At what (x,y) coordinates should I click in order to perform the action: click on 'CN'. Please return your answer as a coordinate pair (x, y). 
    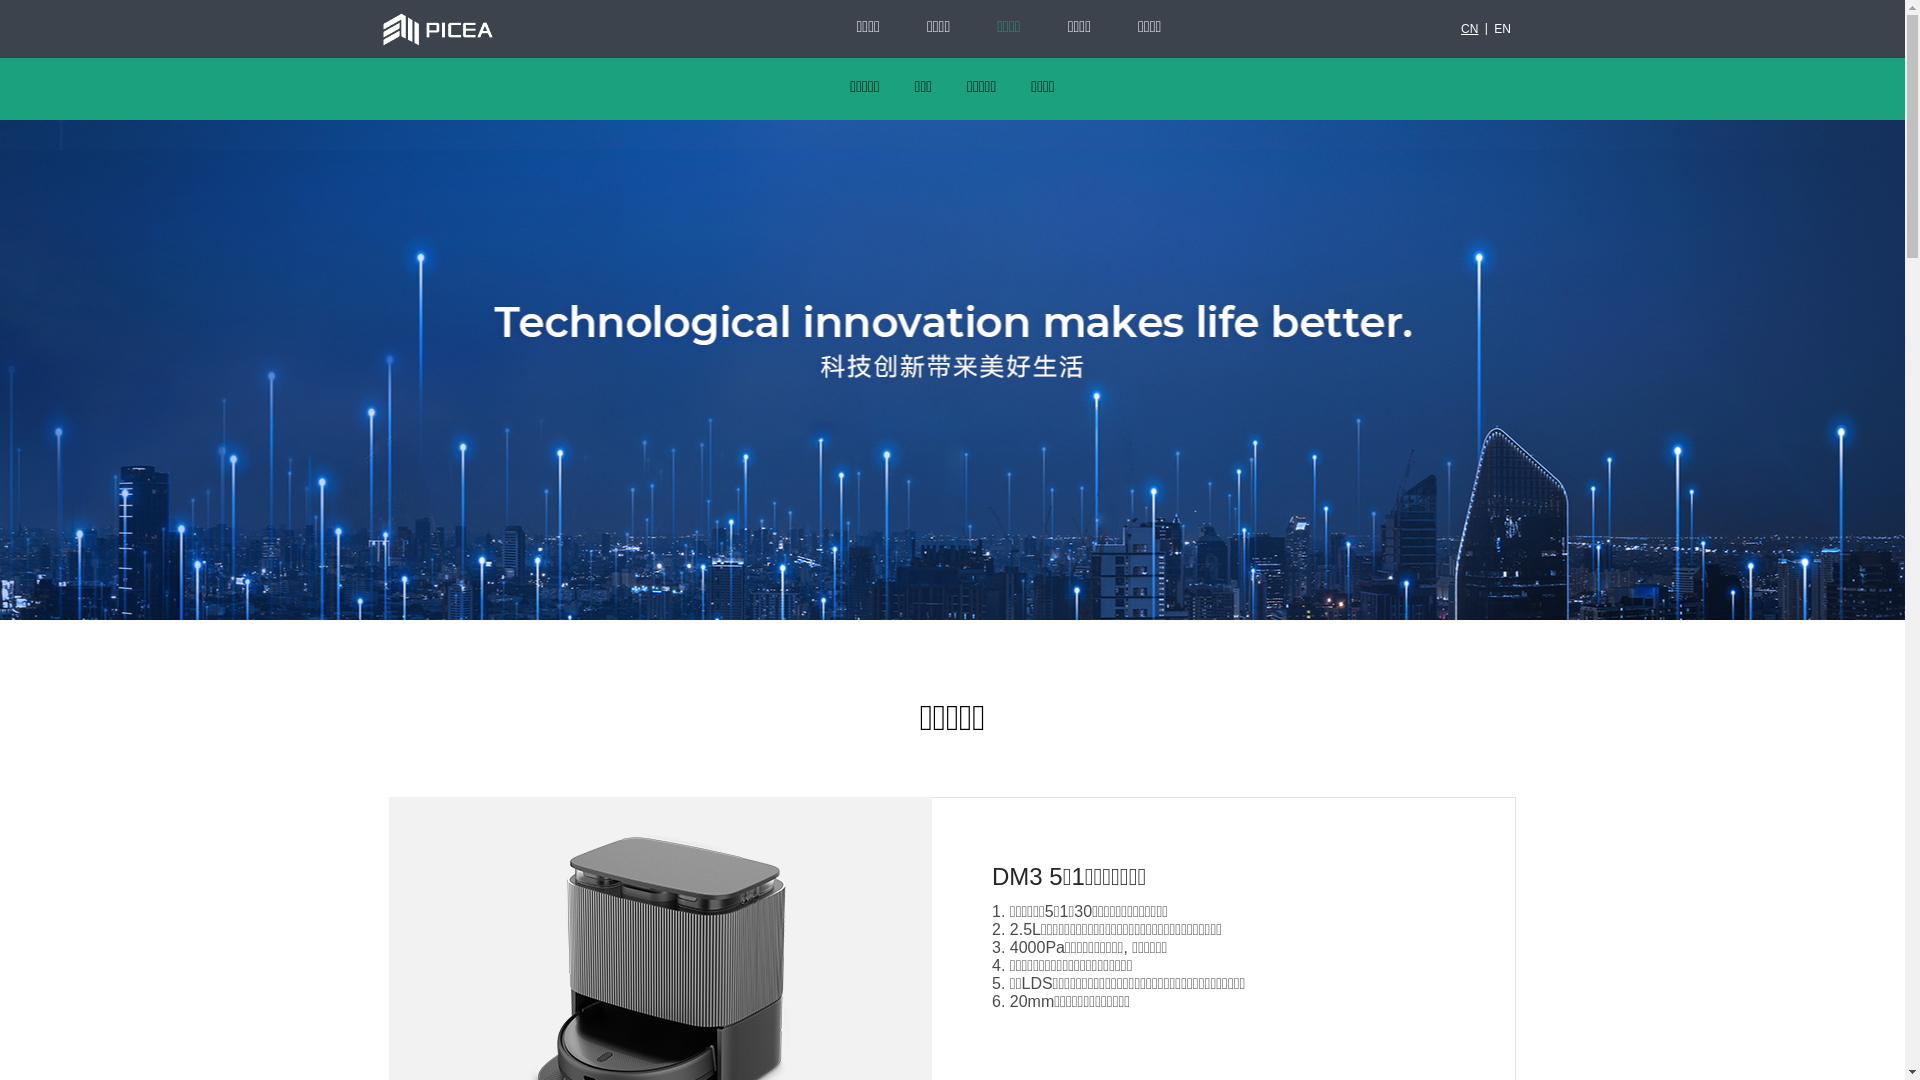
    Looking at the image, I should click on (1469, 29).